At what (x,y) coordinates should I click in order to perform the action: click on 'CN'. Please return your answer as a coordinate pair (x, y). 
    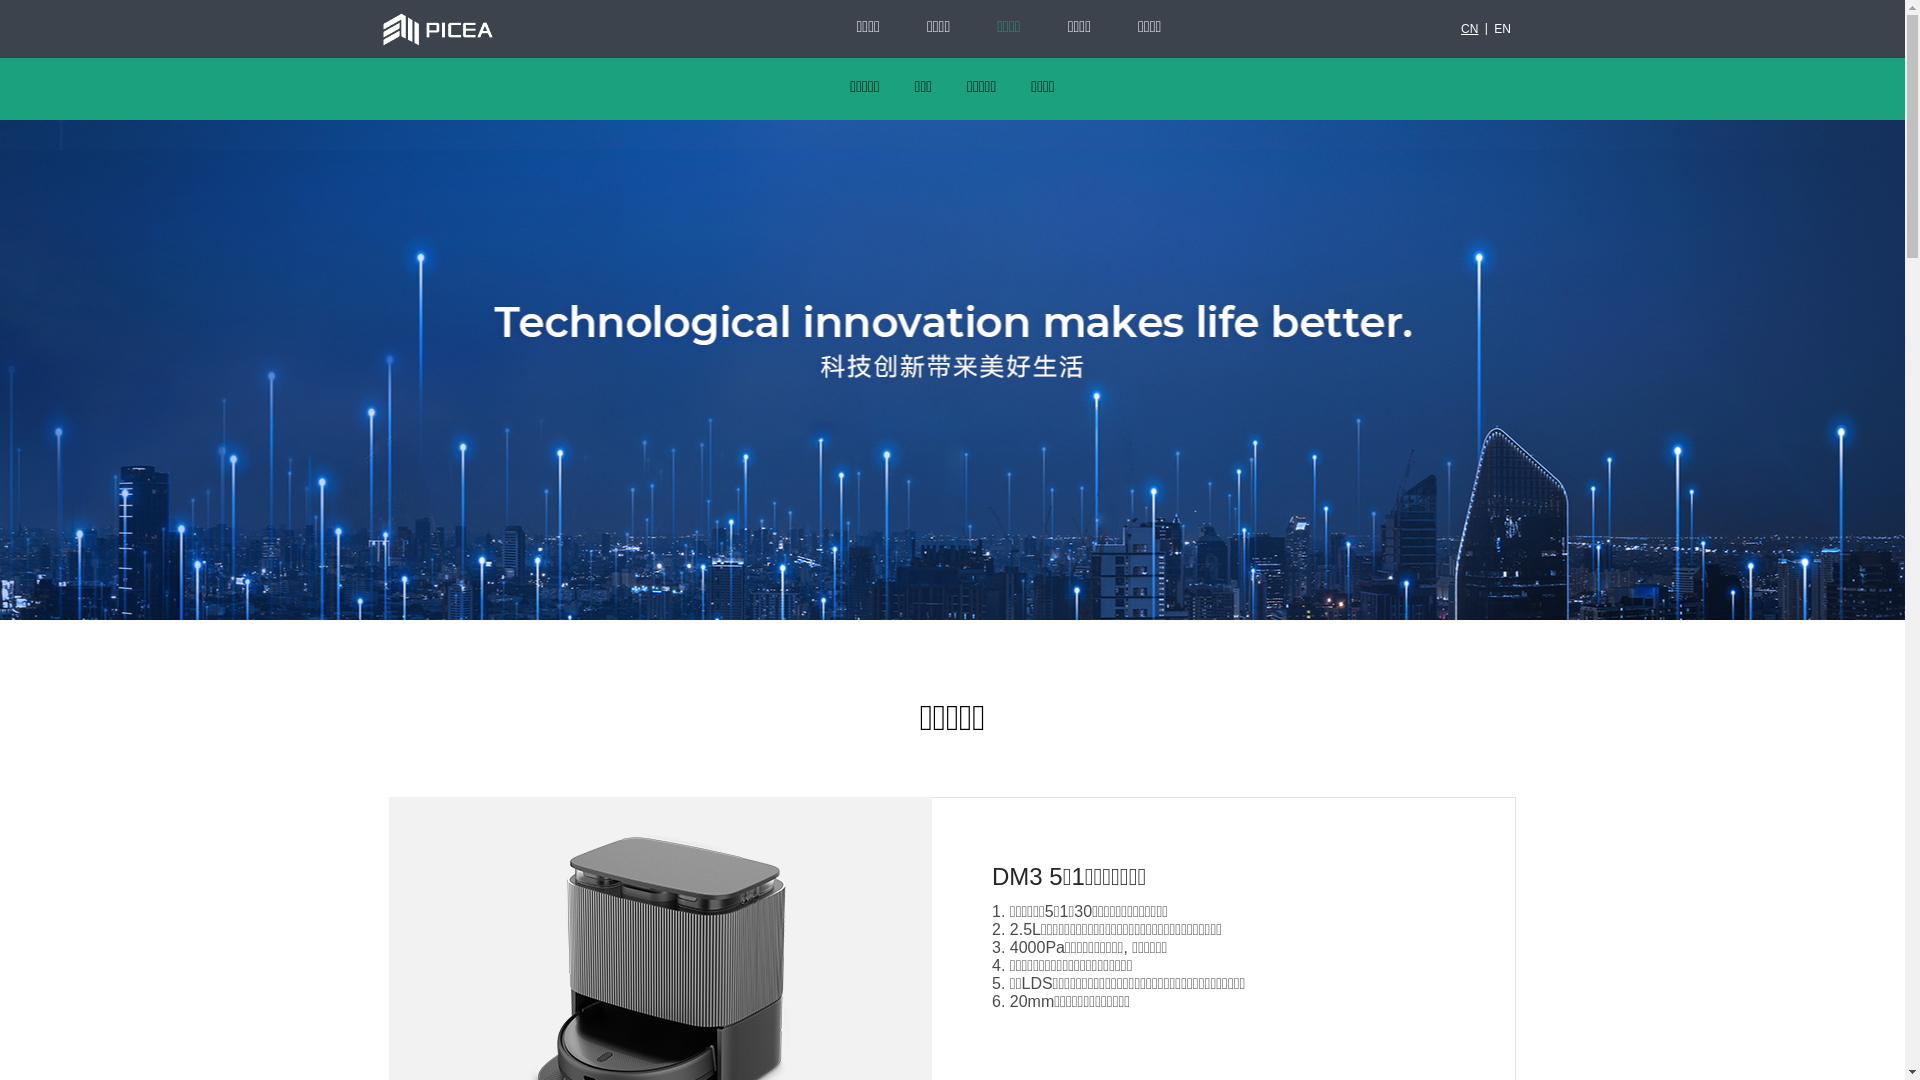
    Looking at the image, I should click on (1469, 29).